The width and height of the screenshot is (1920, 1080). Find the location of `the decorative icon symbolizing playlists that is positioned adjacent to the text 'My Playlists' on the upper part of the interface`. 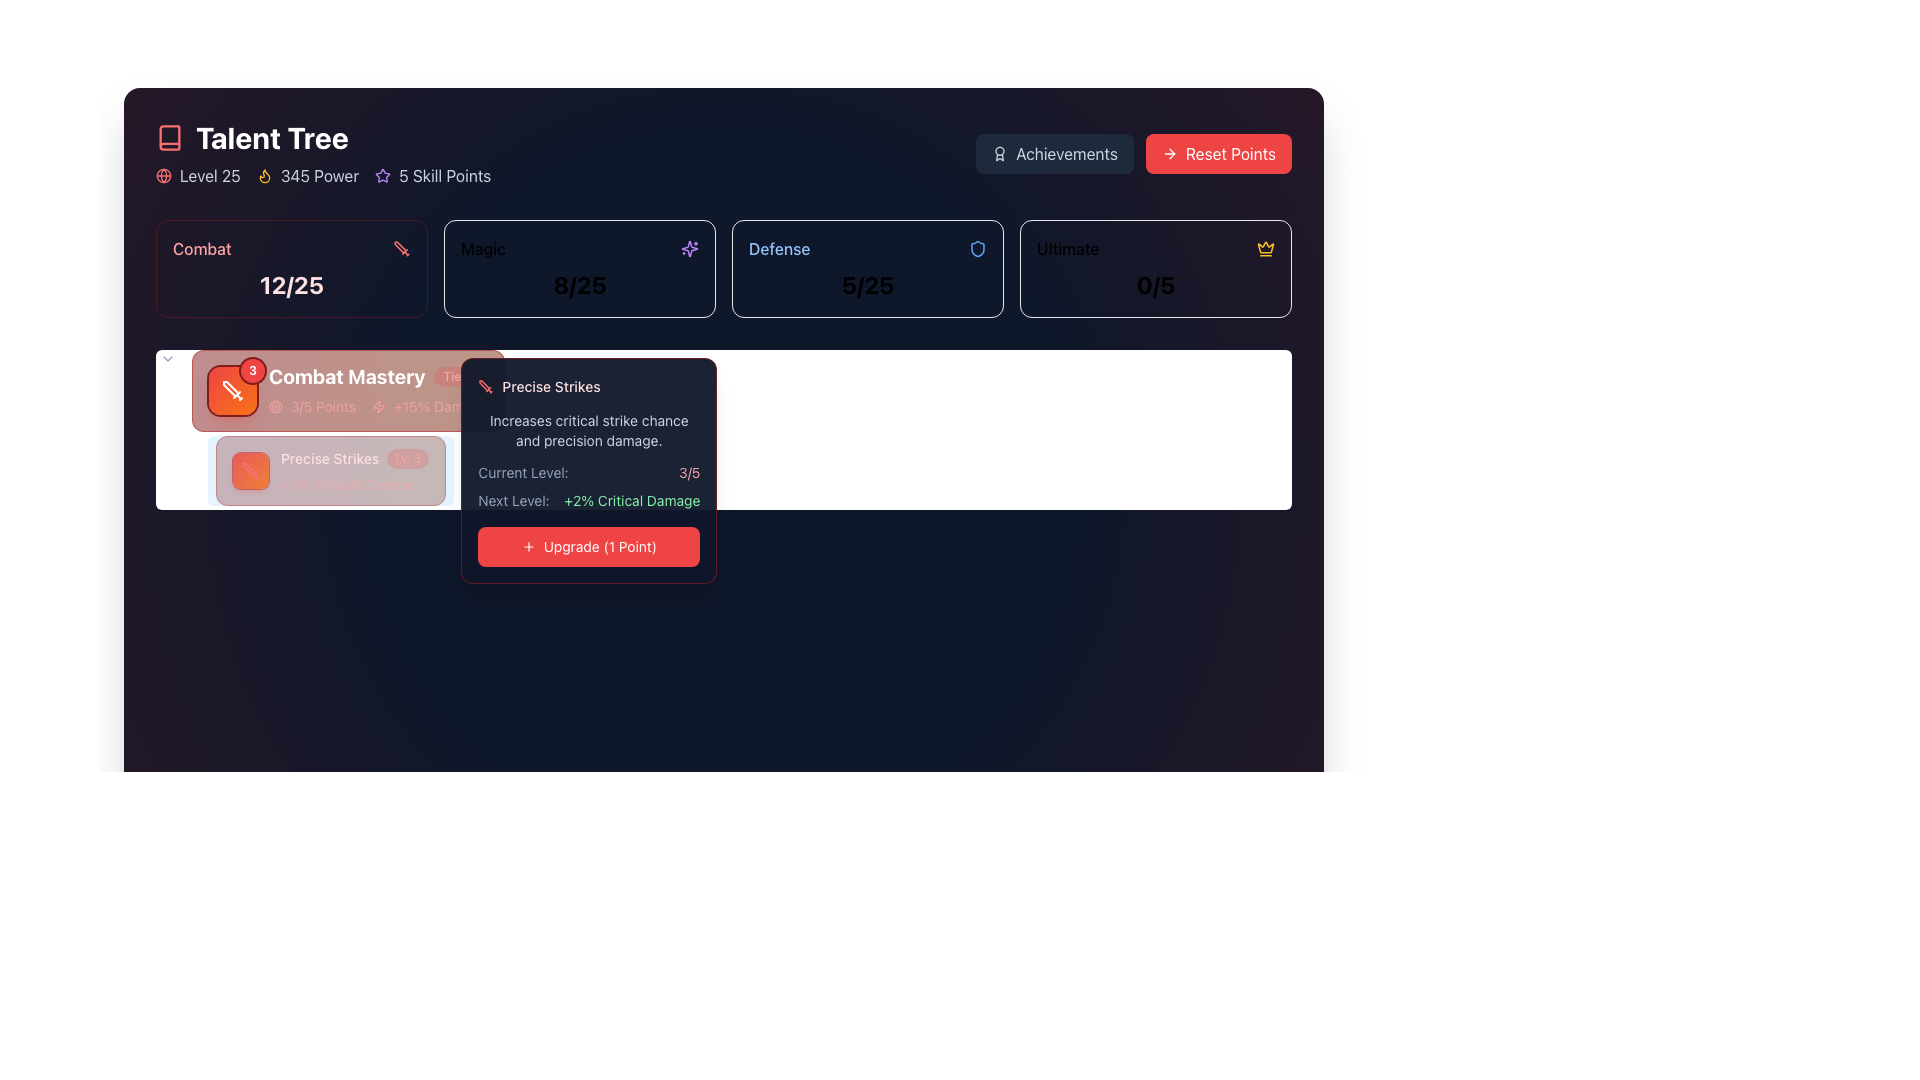

the decorative icon symbolizing playlists that is positioned adjacent to the text 'My Playlists' on the upper part of the interface is located at coordinates (290, 149).